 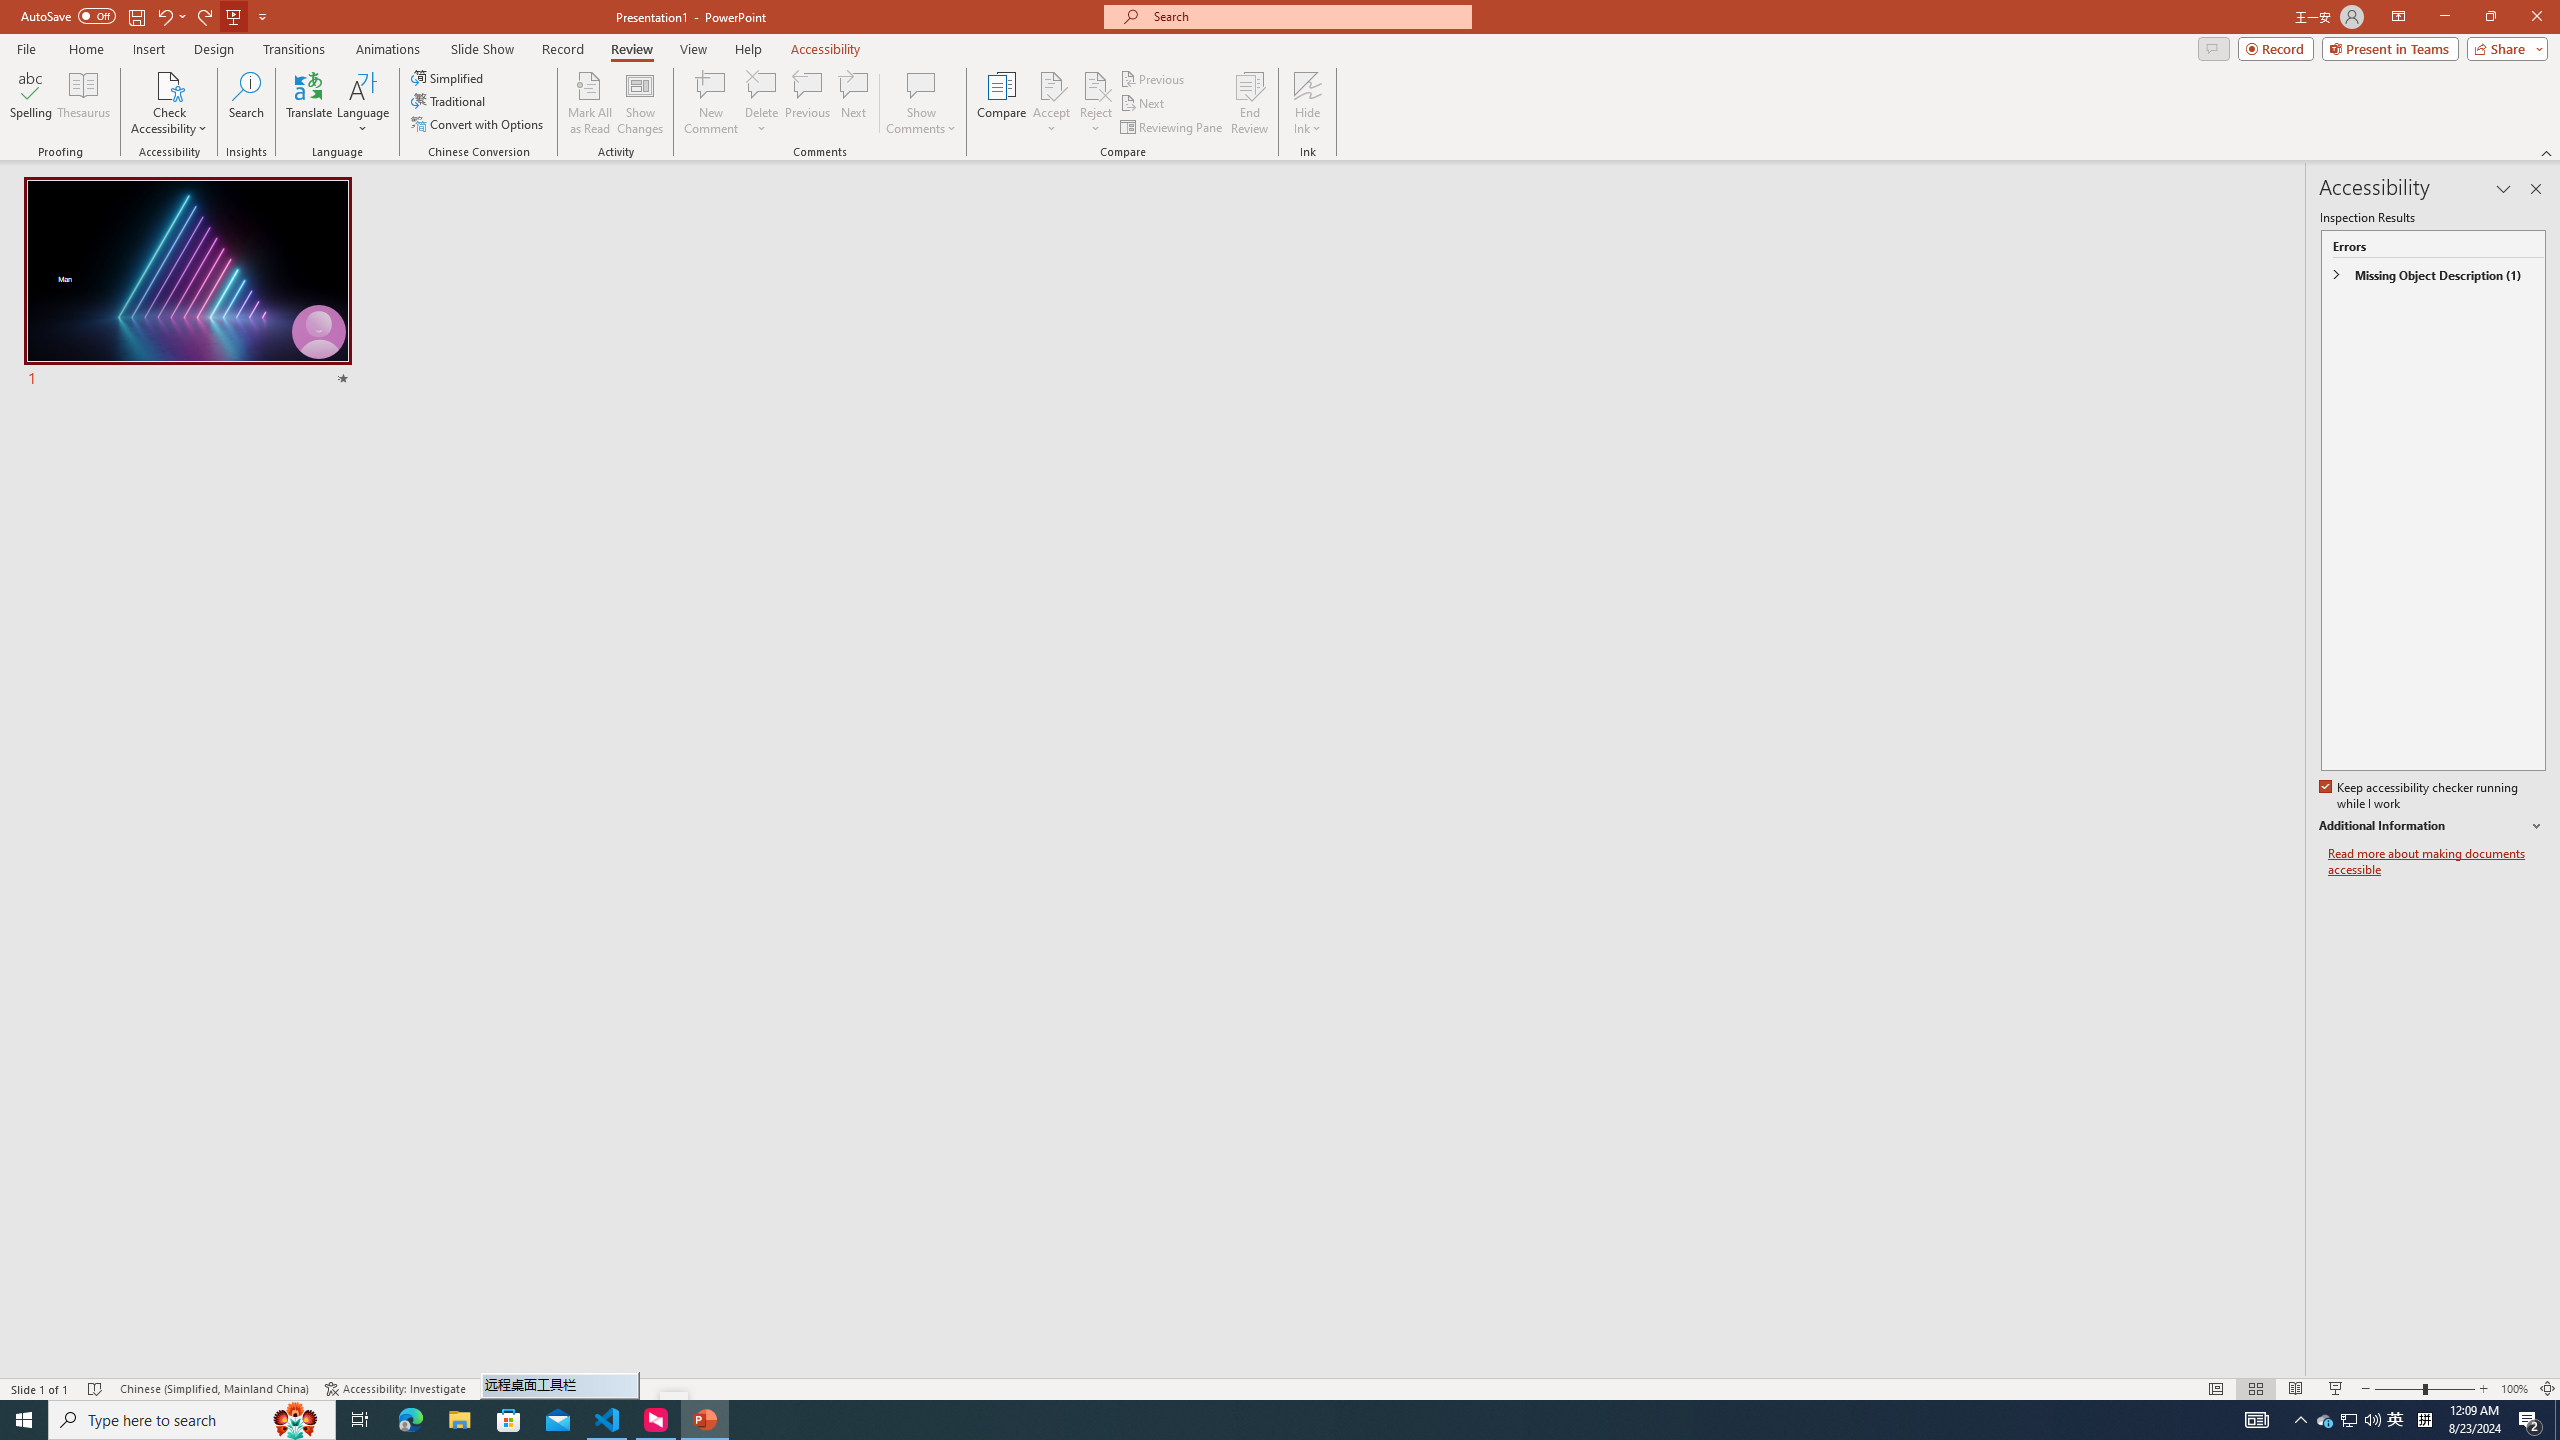 I want to click on 'Zoom 100%', so click(x=2515, y=1389).